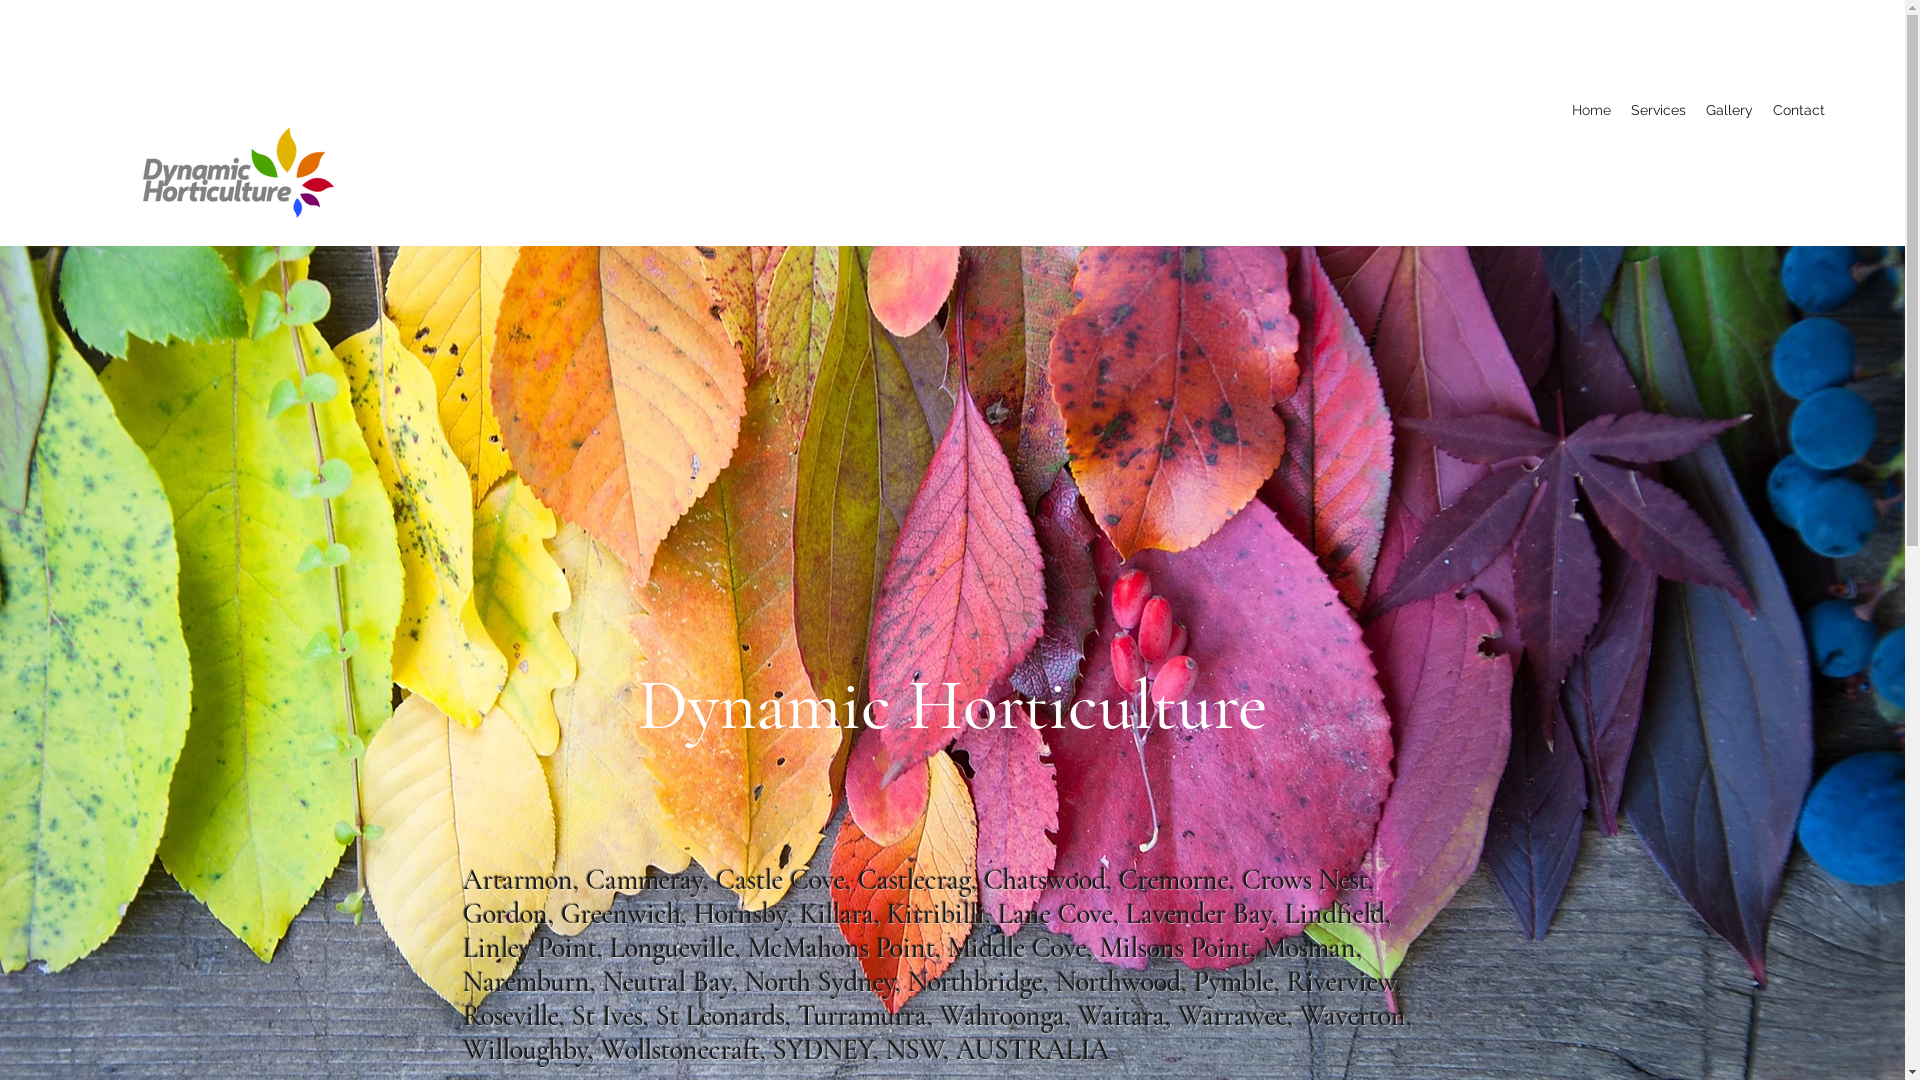 This screenshot has width=1920, height=1080. What do you see at coordinates (1799, 110) in the screenshot?
I see `'Contact'` at bounding box center [1799, 110].